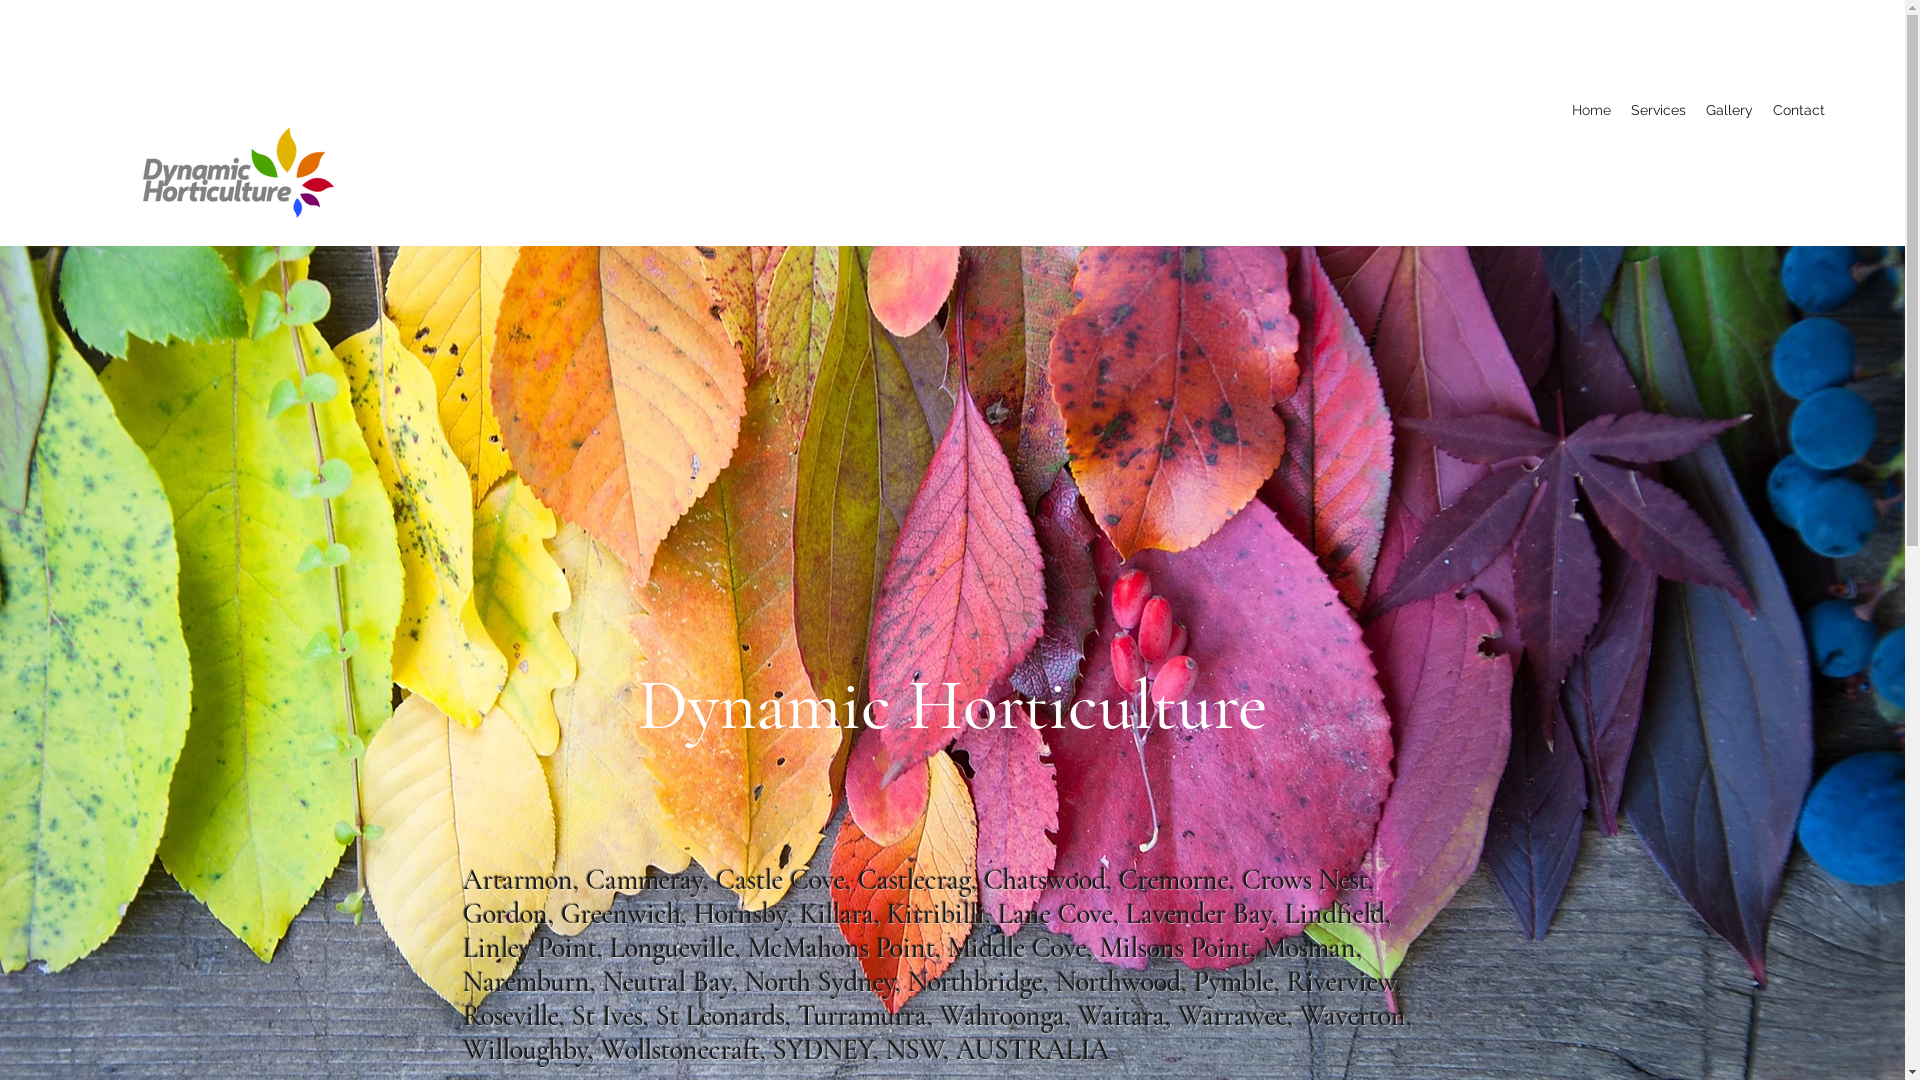 This screenshot has width=1920, height=1080. What do you see at coordinates (1799, 110) in the screenshot?
I see `'Contact'` at bounding box center [1799, 110].